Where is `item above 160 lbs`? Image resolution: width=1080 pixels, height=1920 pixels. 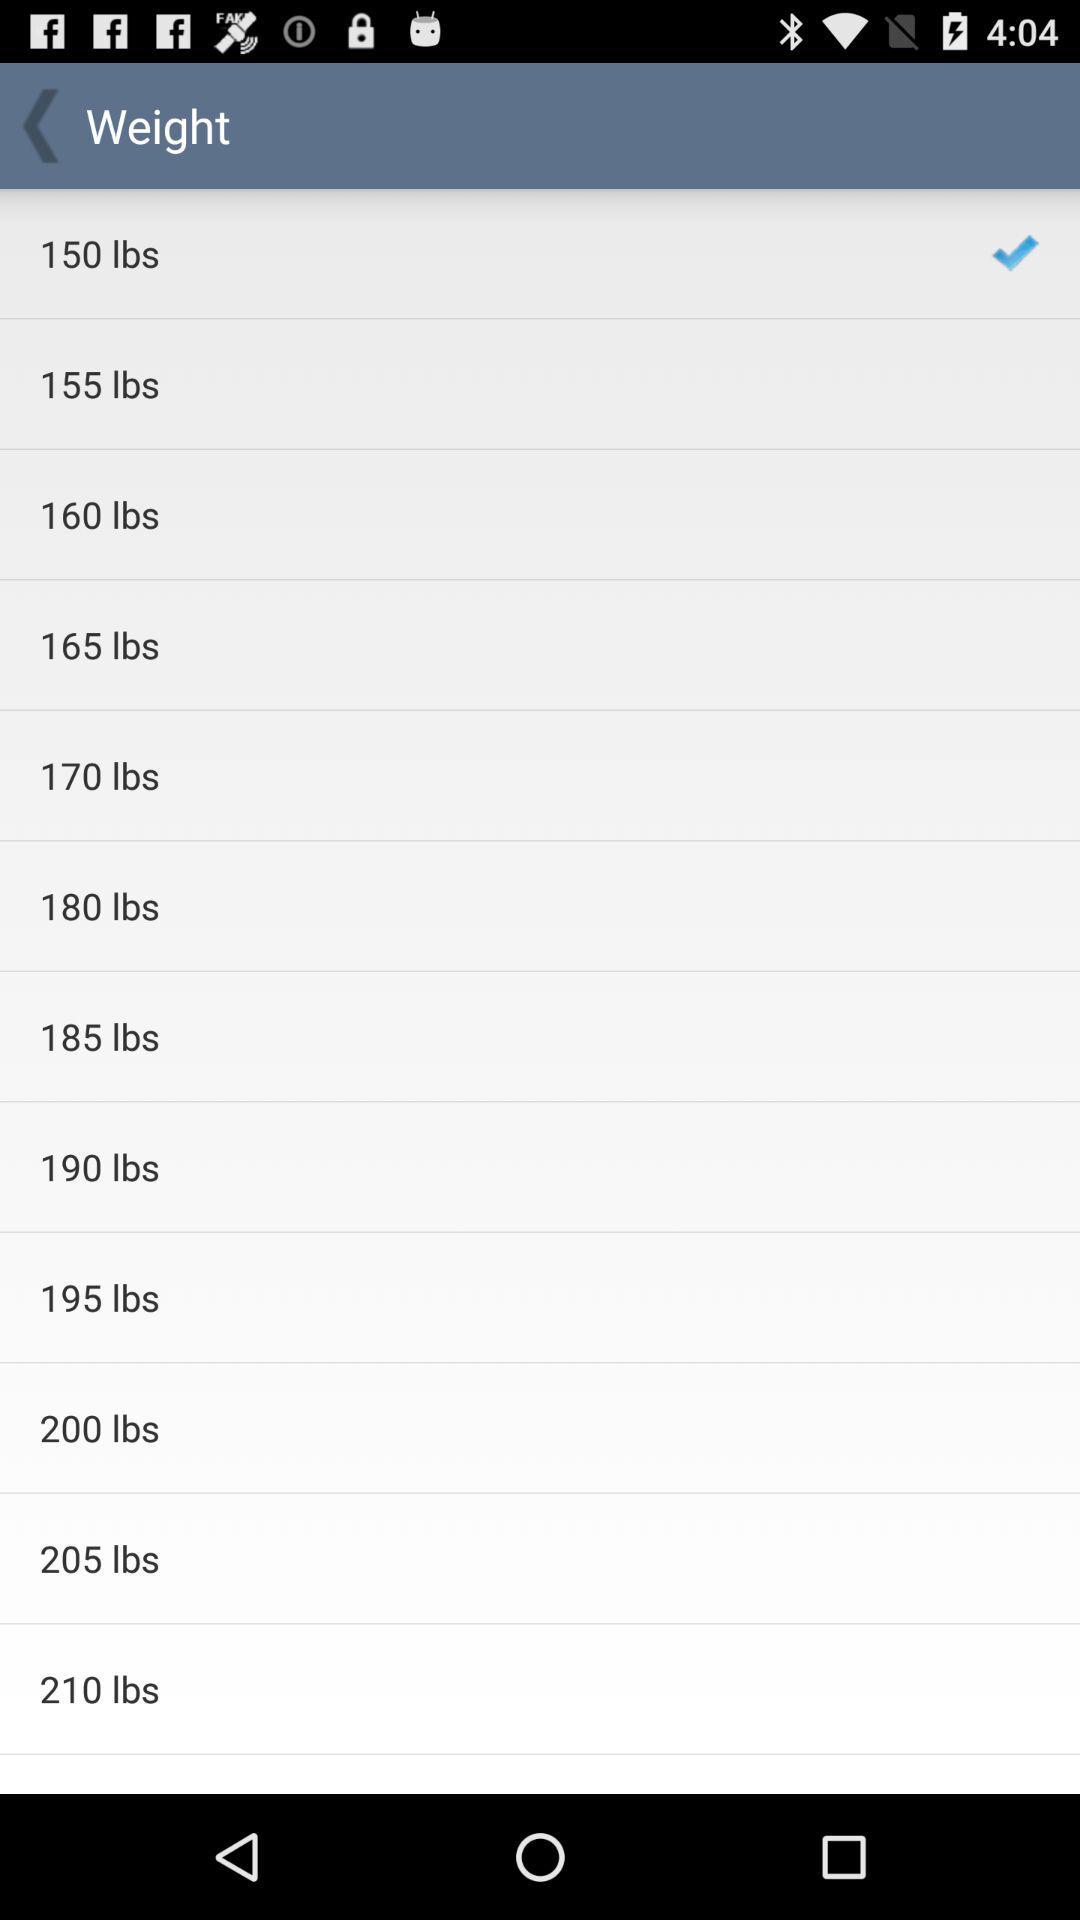 item above 160 lbs is located at coordinates (489, 384).